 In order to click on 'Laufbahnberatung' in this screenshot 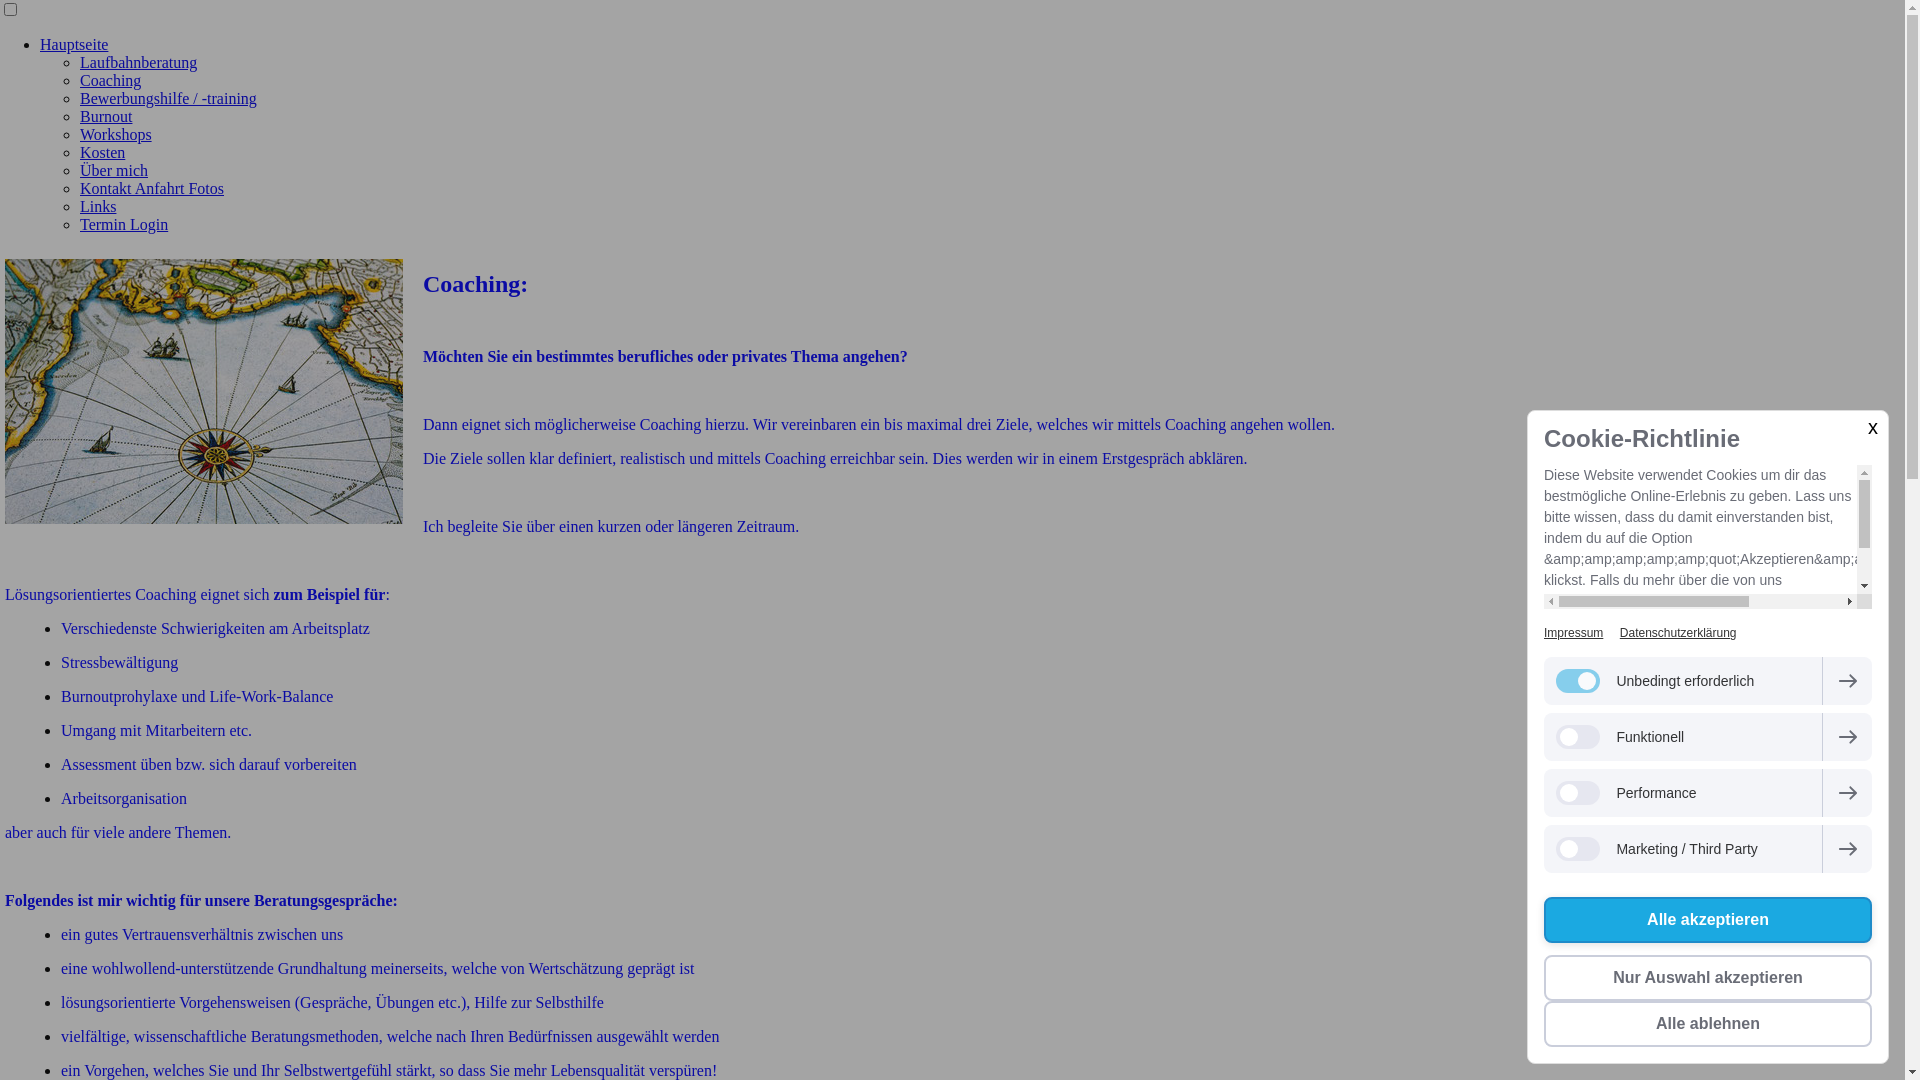, I will do `click(137, 61)`.